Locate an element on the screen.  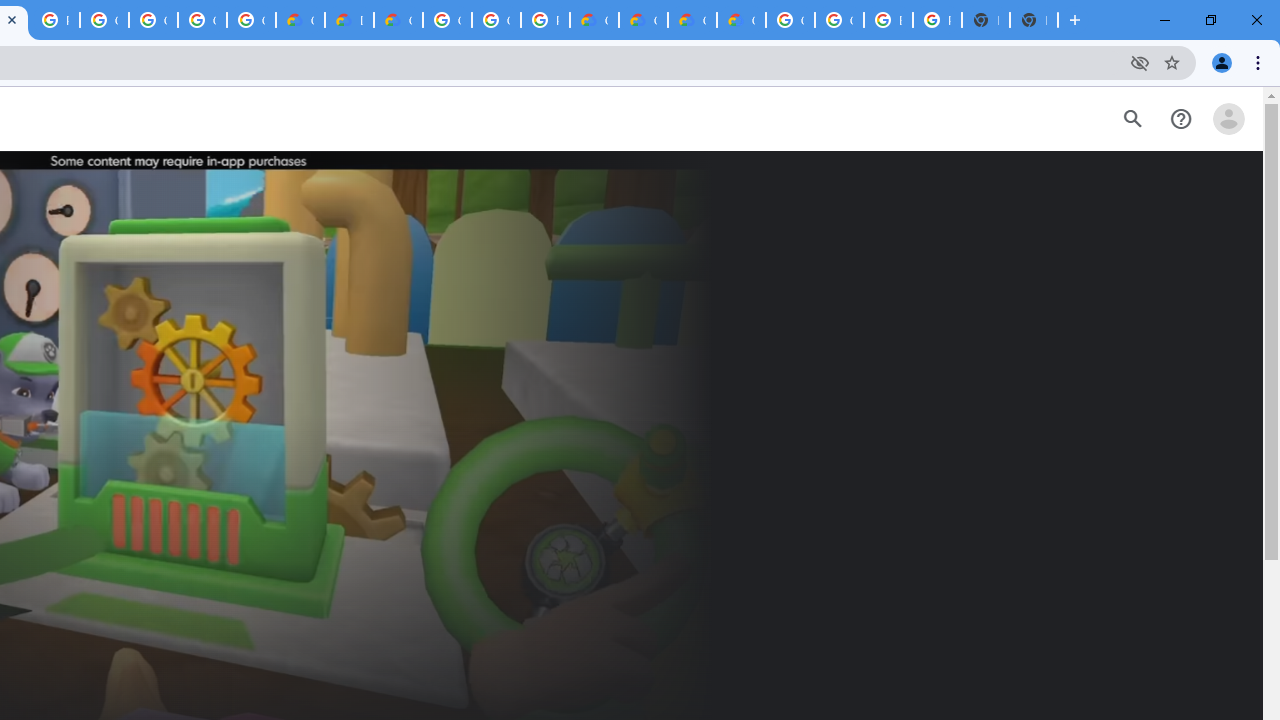
'Customer Care | Google Cloud' is located at coordinates (299, 20).